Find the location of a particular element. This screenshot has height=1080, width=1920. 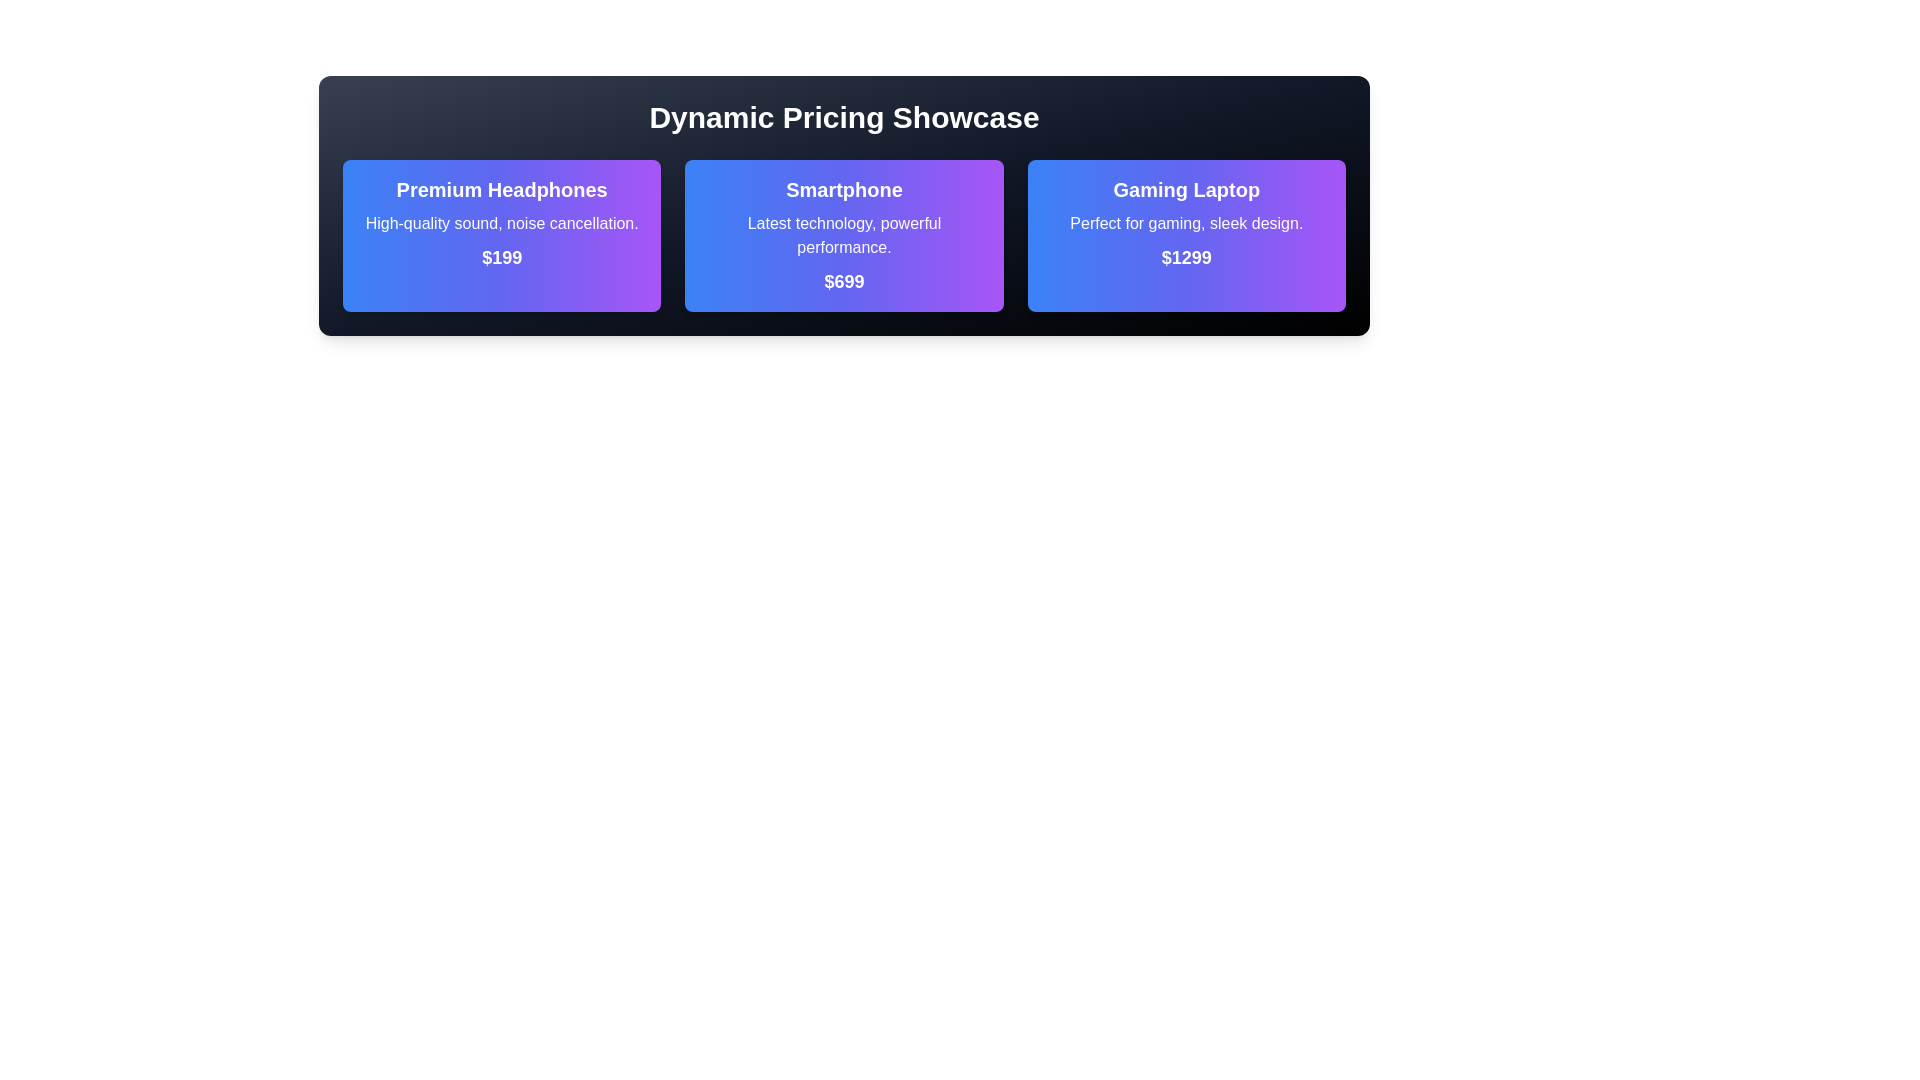

the text description element located in the 'Premium Headphones' section, which provides key features of the product and is situated below the heading 'Premium Headphones' and above the price '$199' is located at coordinates (502, 223).